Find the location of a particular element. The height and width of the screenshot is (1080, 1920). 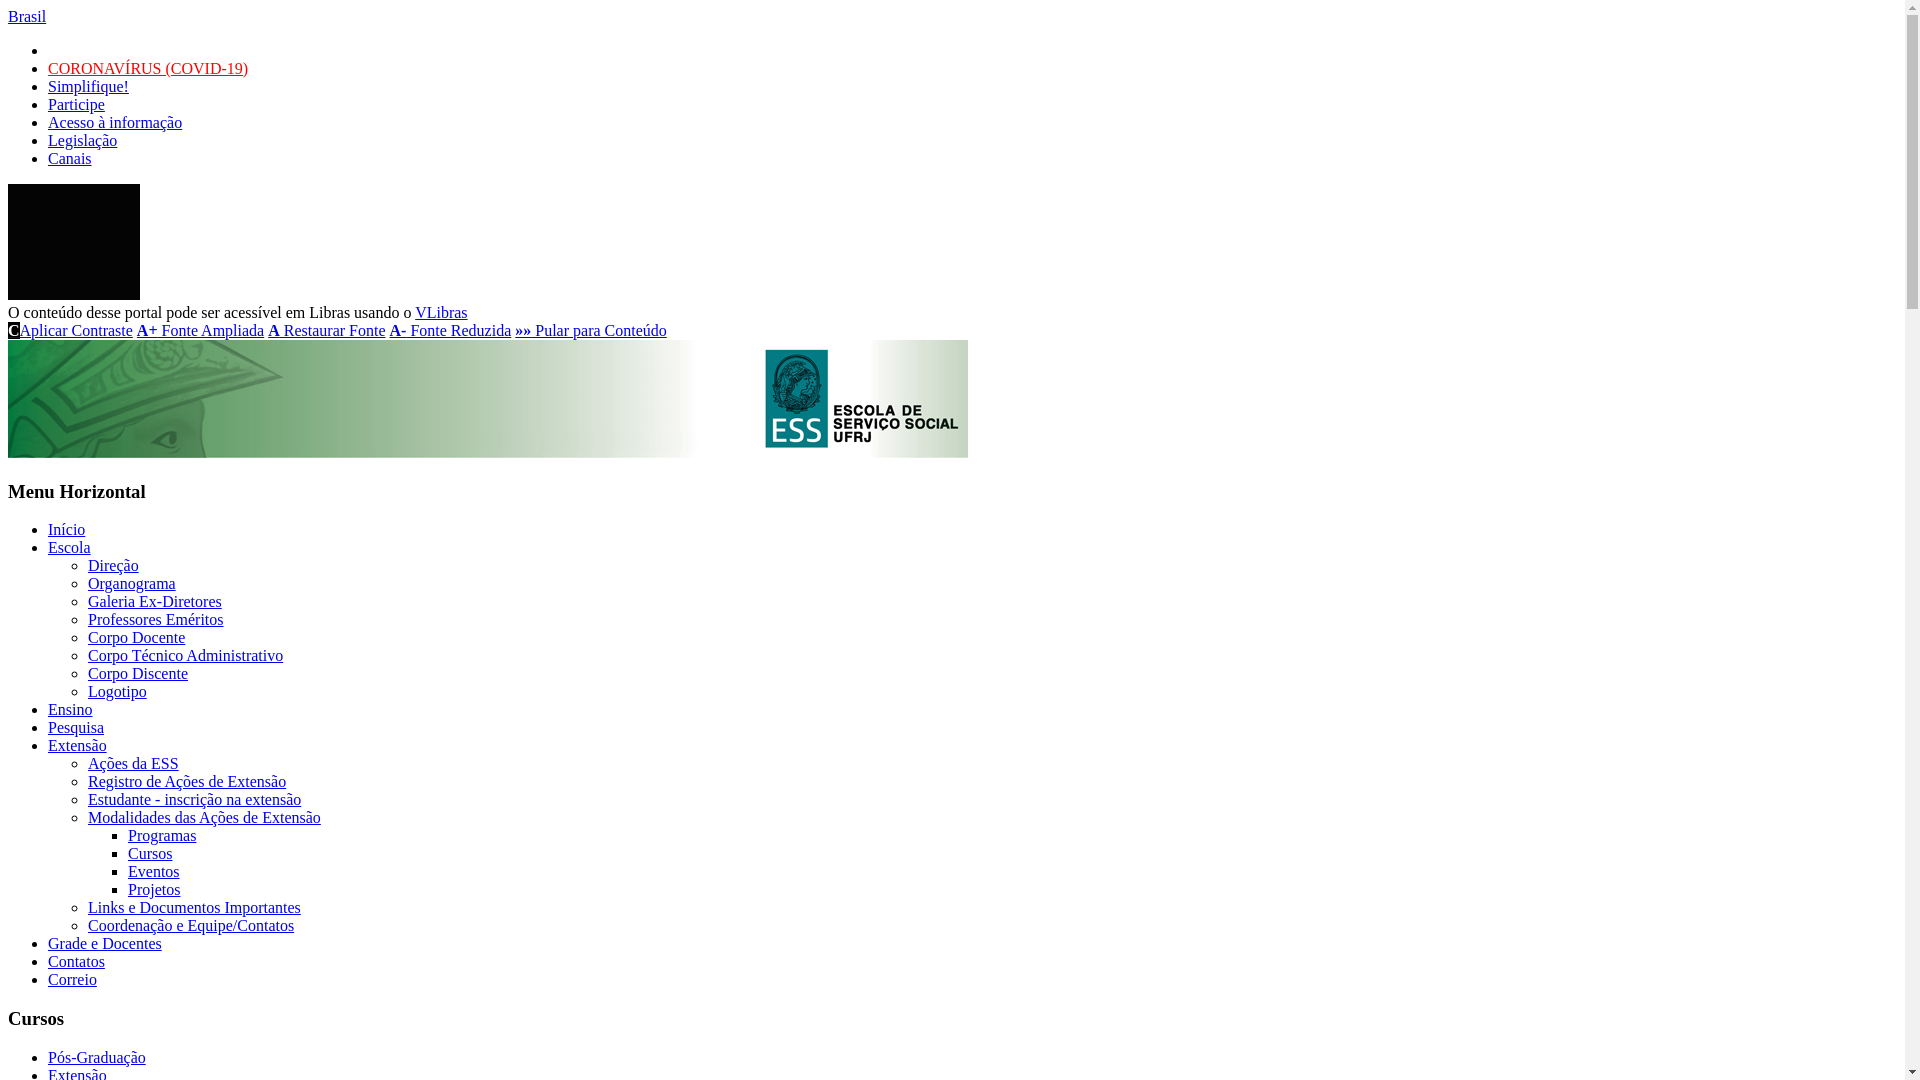

'Organograma' is located at coordinates (86, 583).